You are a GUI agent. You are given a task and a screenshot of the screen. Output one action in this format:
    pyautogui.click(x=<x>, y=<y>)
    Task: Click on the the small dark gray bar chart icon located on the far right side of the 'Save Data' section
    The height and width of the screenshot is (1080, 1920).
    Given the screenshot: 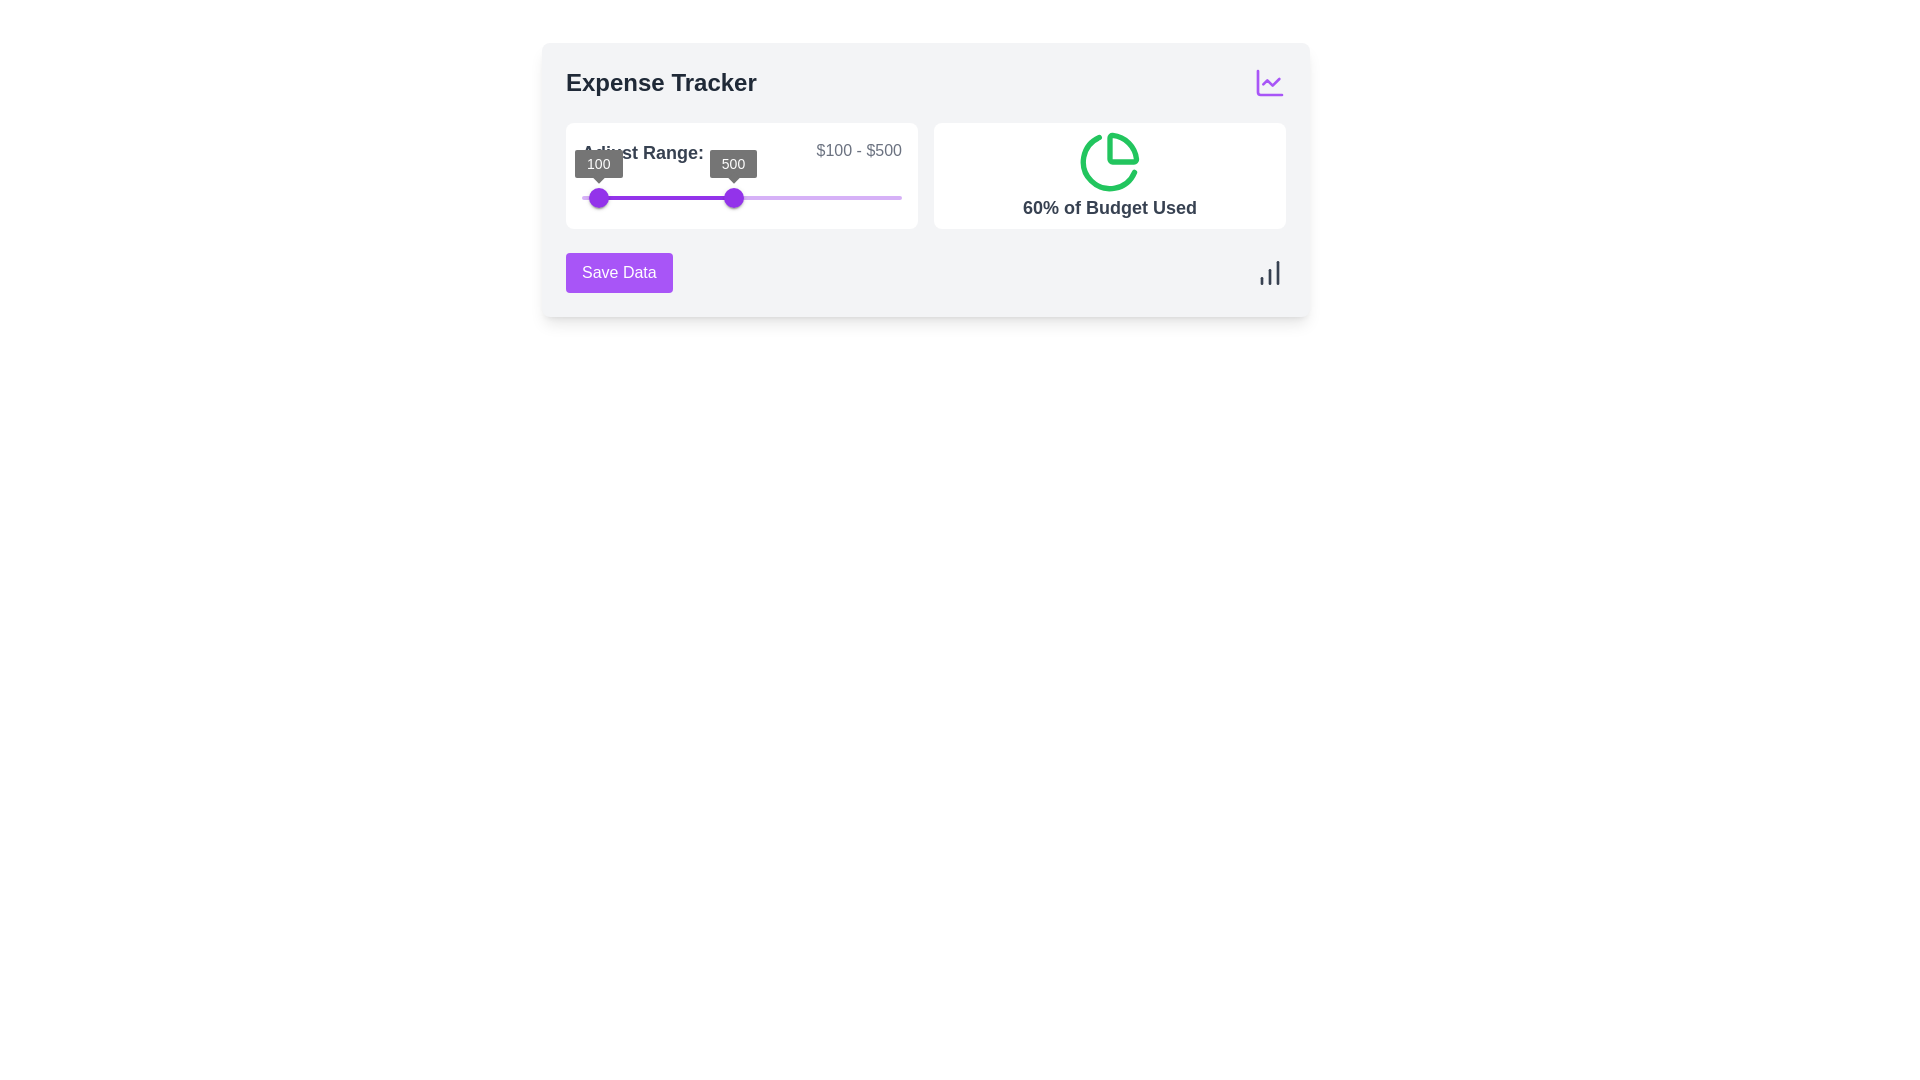 What is the action you would take?
    pyautogui.click(x=1269, y=273)
    